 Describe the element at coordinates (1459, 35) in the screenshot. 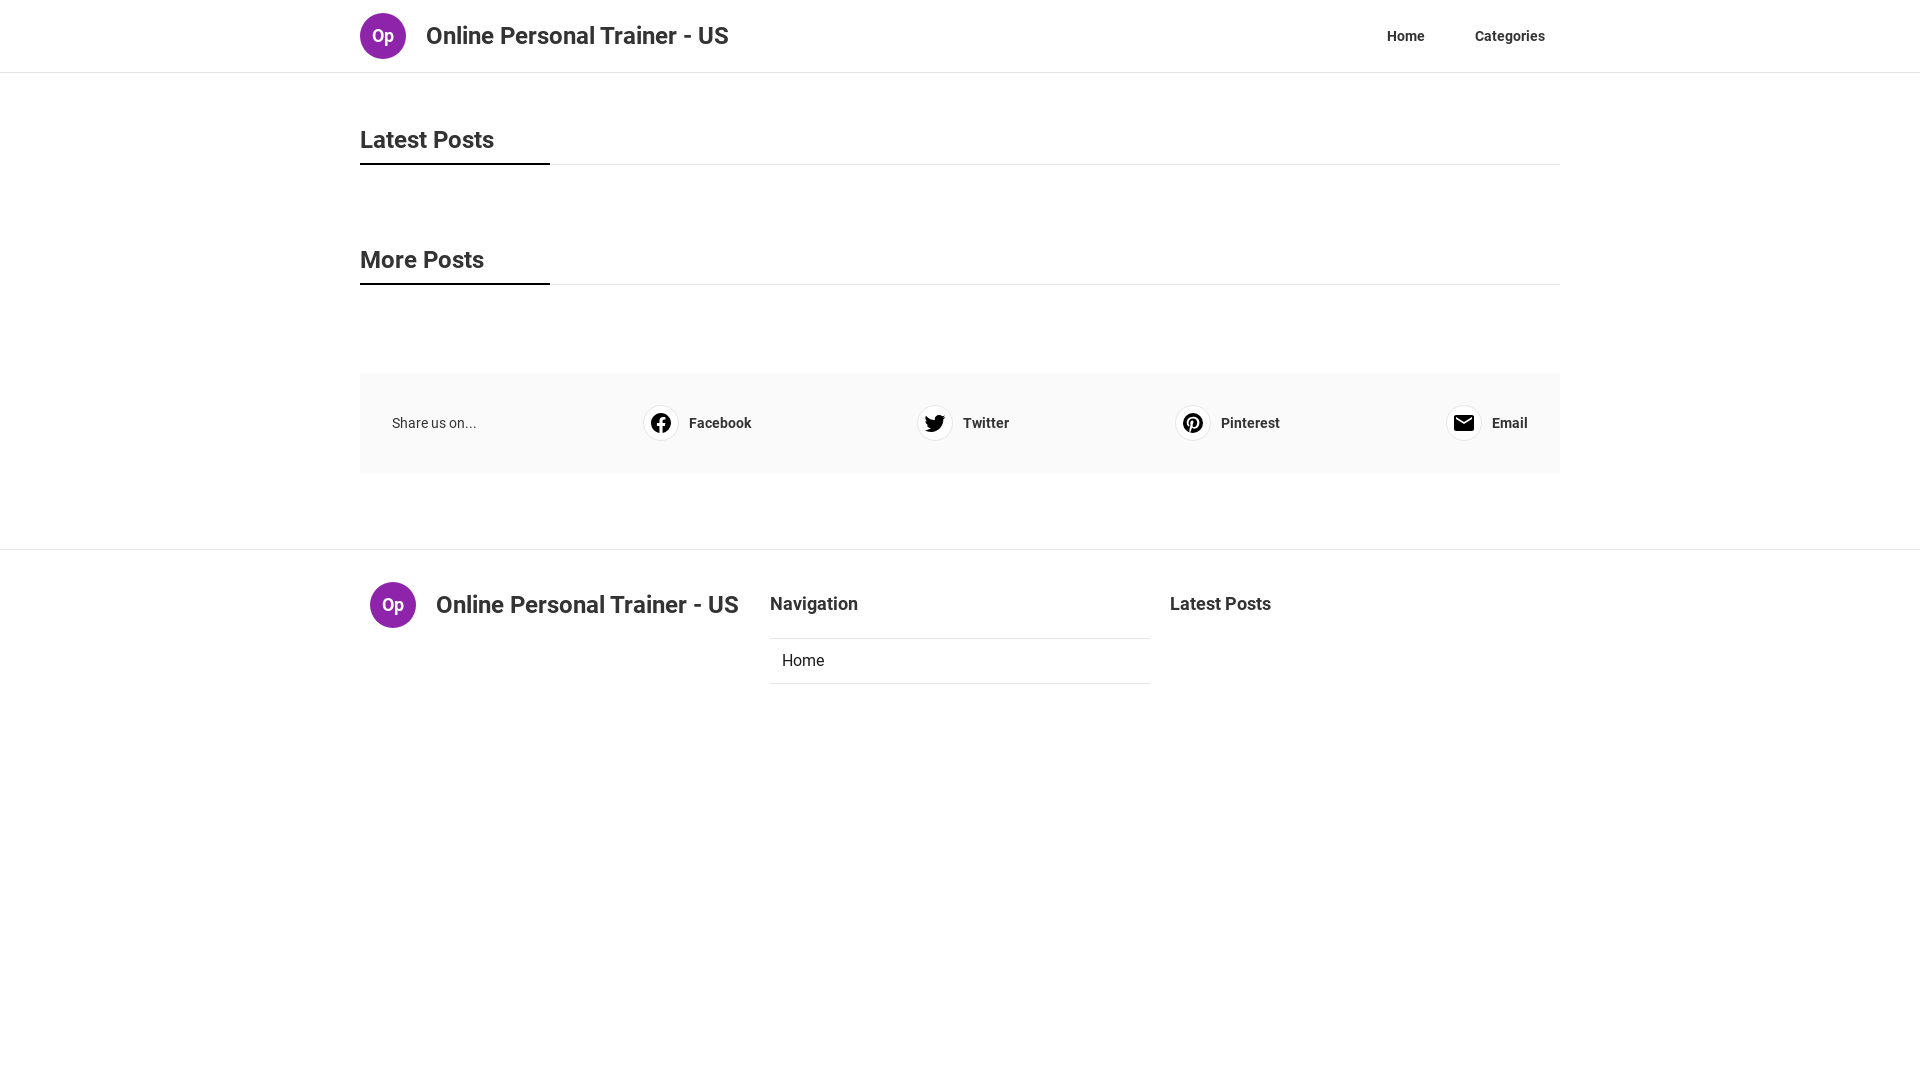

I see `'Categories'` at that location.